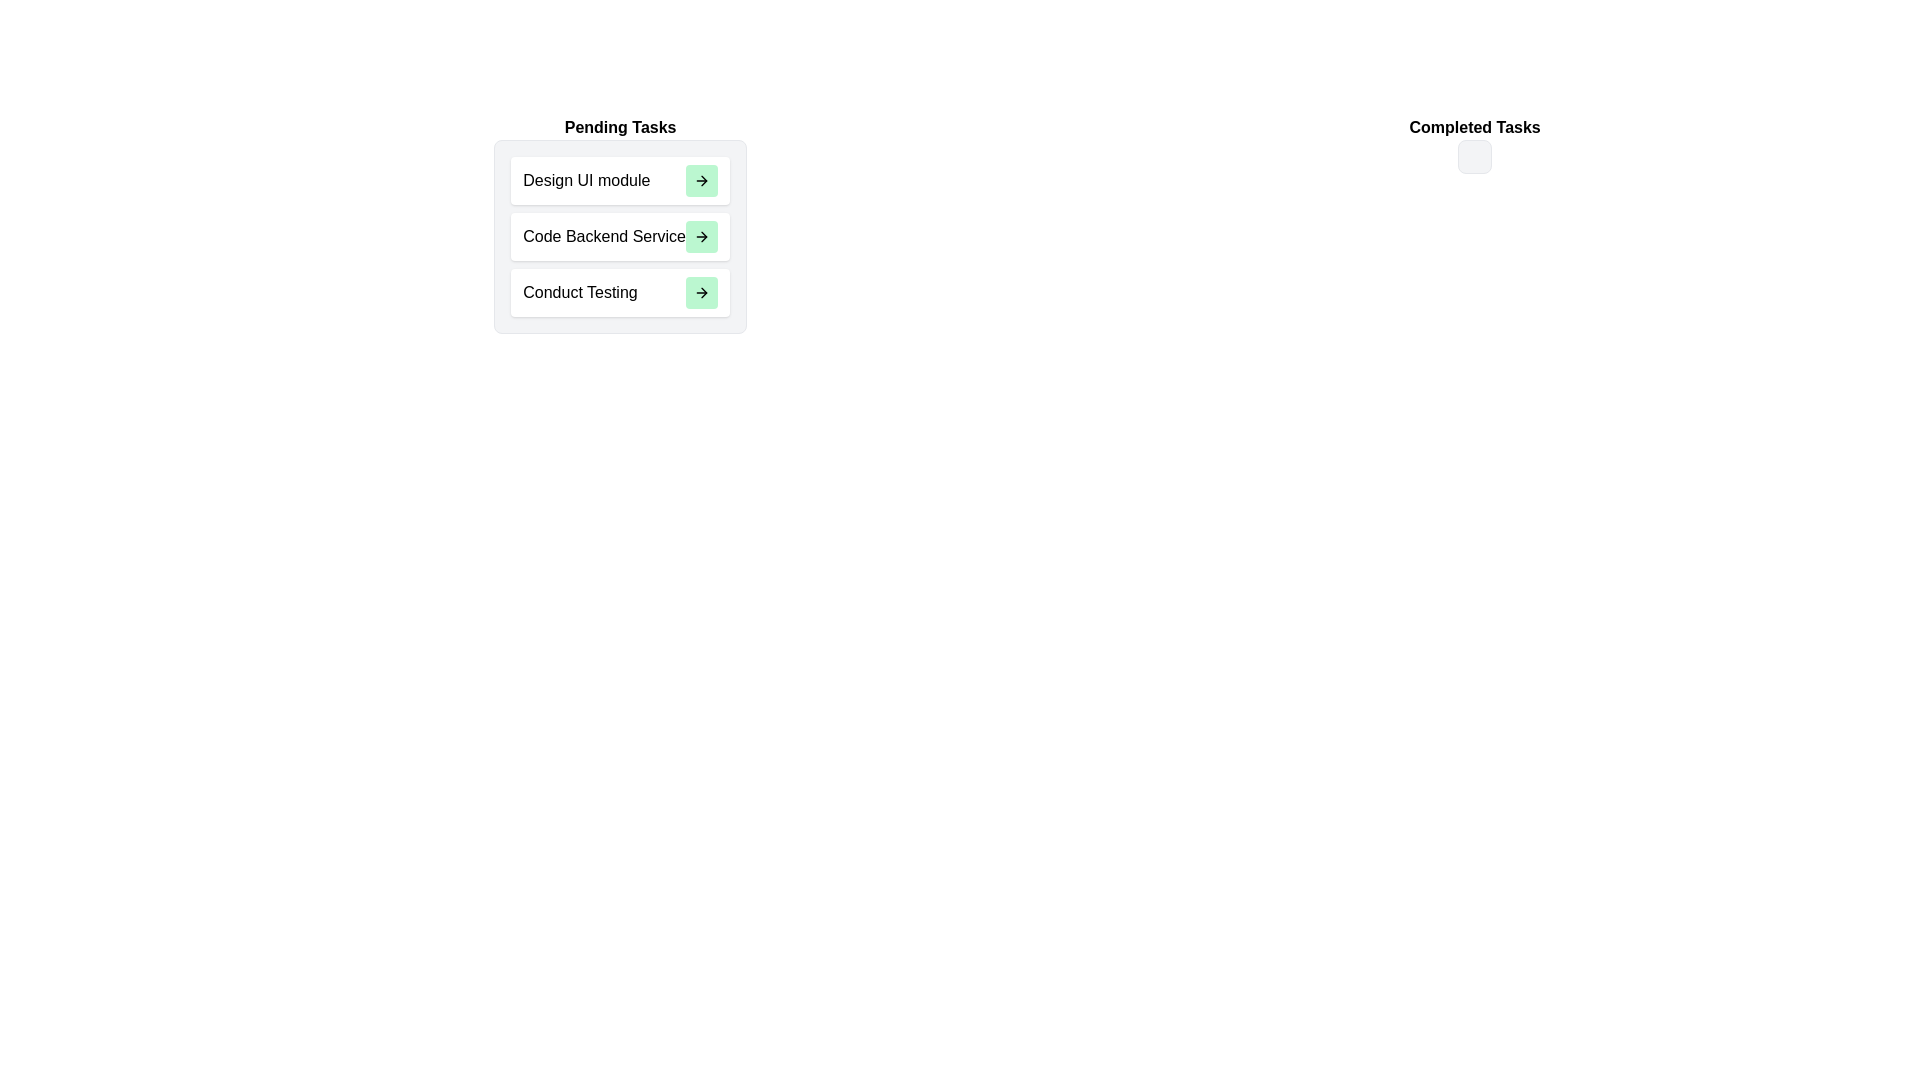 The image size is (1920, 1080). Describe the element at coordinates (701, 293) in the screenshot. I see `the green arrow button next to the task 'Conduct Testing' in the 'Pending Tasks' list to move it to the 'Completed Tasks' list` at that location.